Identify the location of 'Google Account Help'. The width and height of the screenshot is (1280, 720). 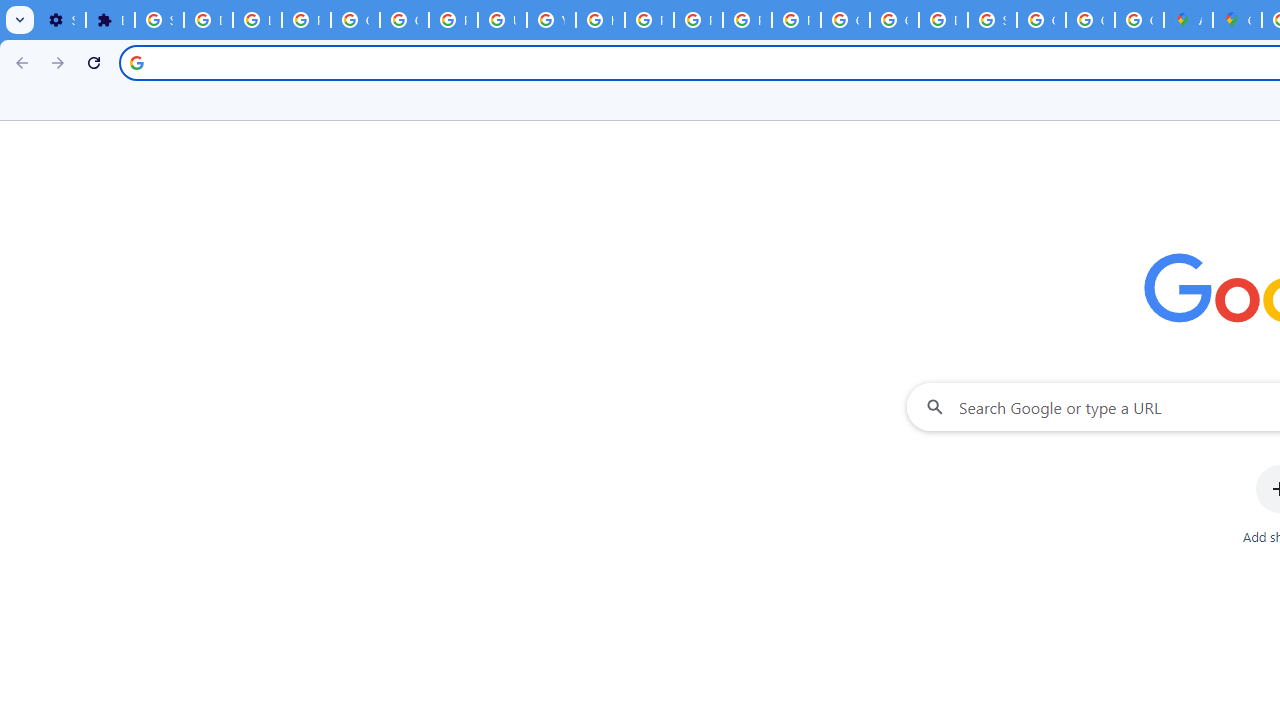
(403, 20).